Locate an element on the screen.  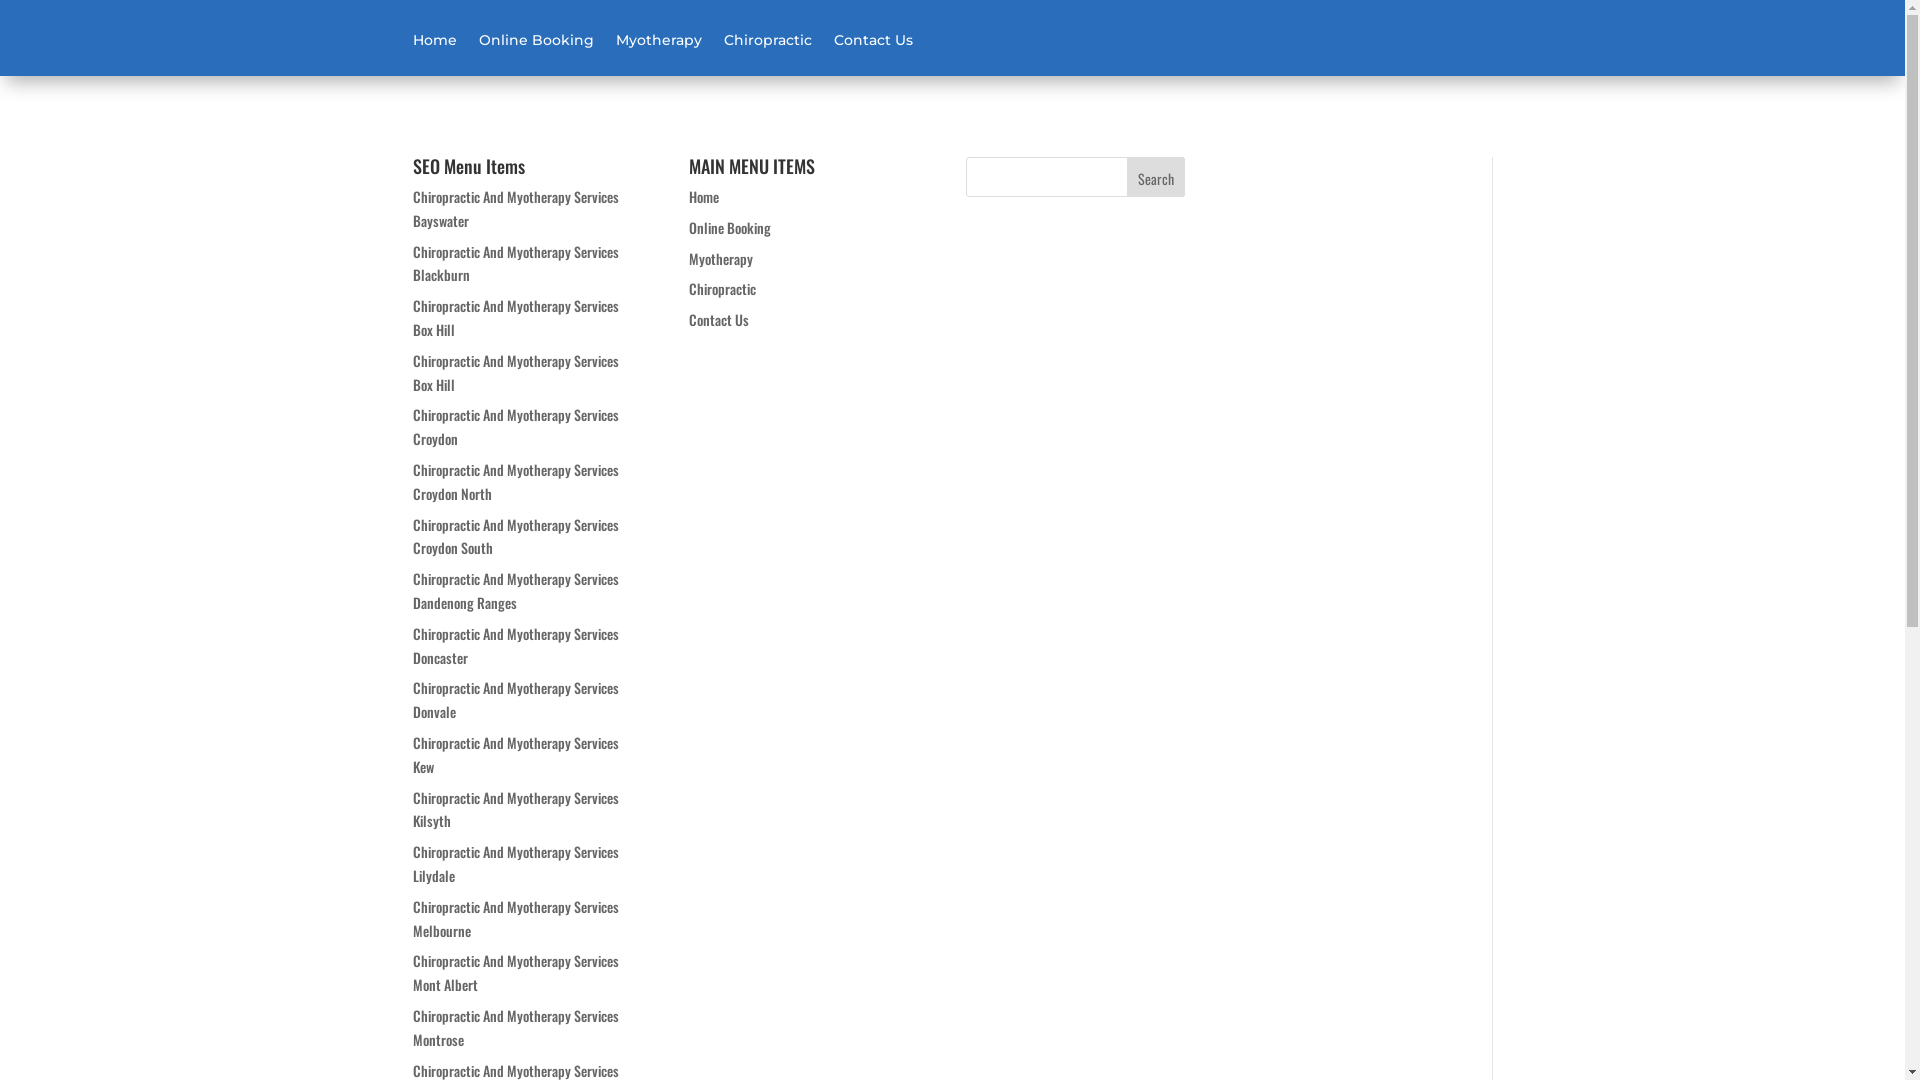
'Chiropractic And Myotherapy Services Dandenong Ranges' is located at coordinates (514, 589).